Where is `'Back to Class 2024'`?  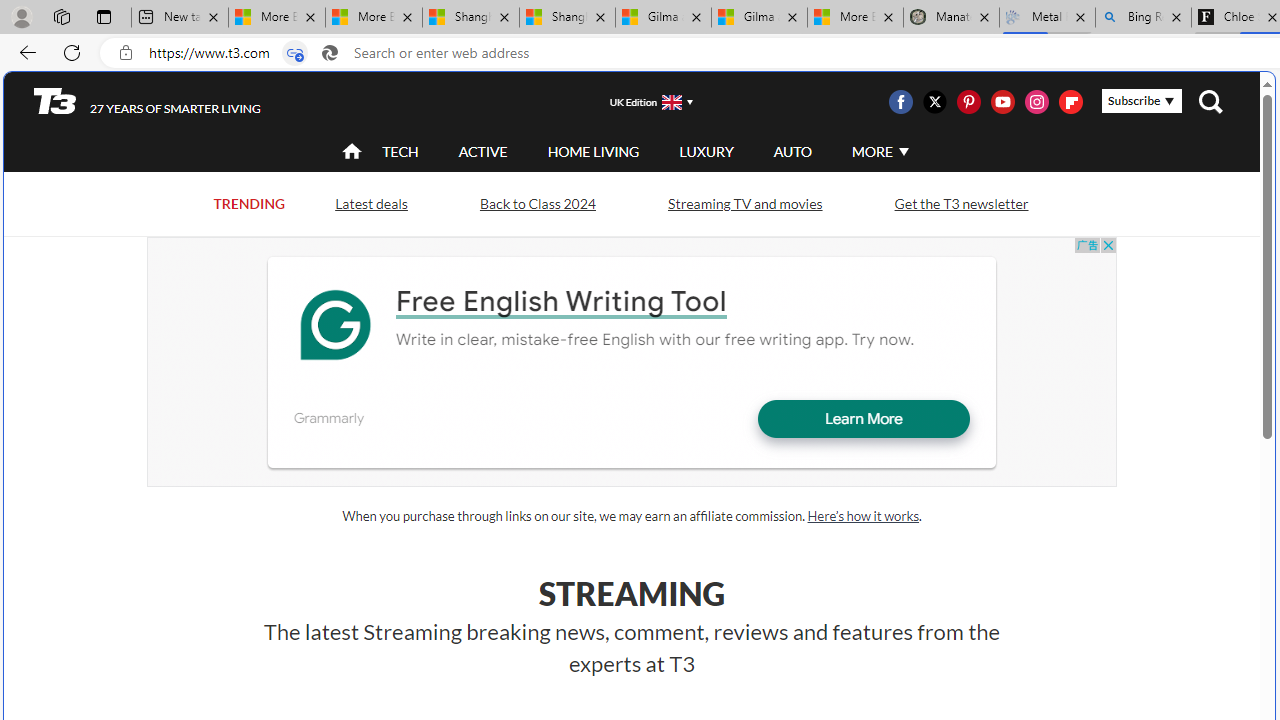
'Back to Class 2024' is located at coordinates (537, 203).